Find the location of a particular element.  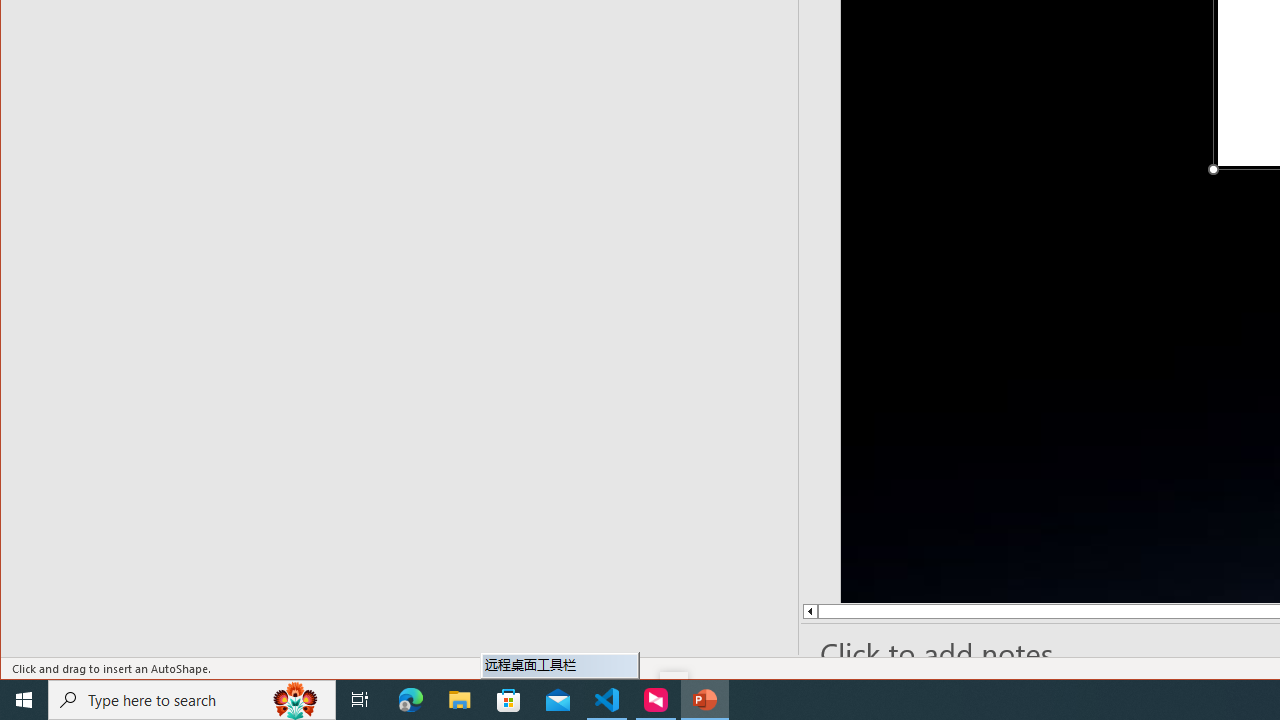

'Start' is located at coordinates (24, 698).